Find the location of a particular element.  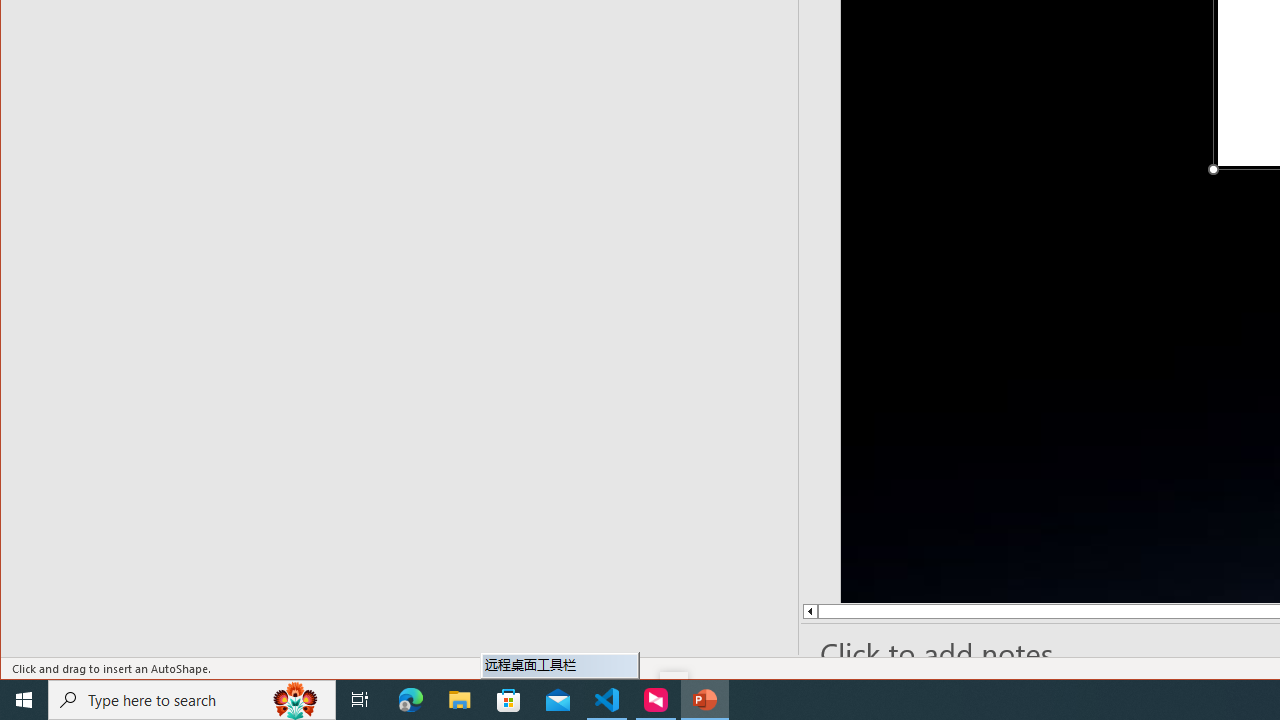

'Start' is located at coordinates (24, 698).